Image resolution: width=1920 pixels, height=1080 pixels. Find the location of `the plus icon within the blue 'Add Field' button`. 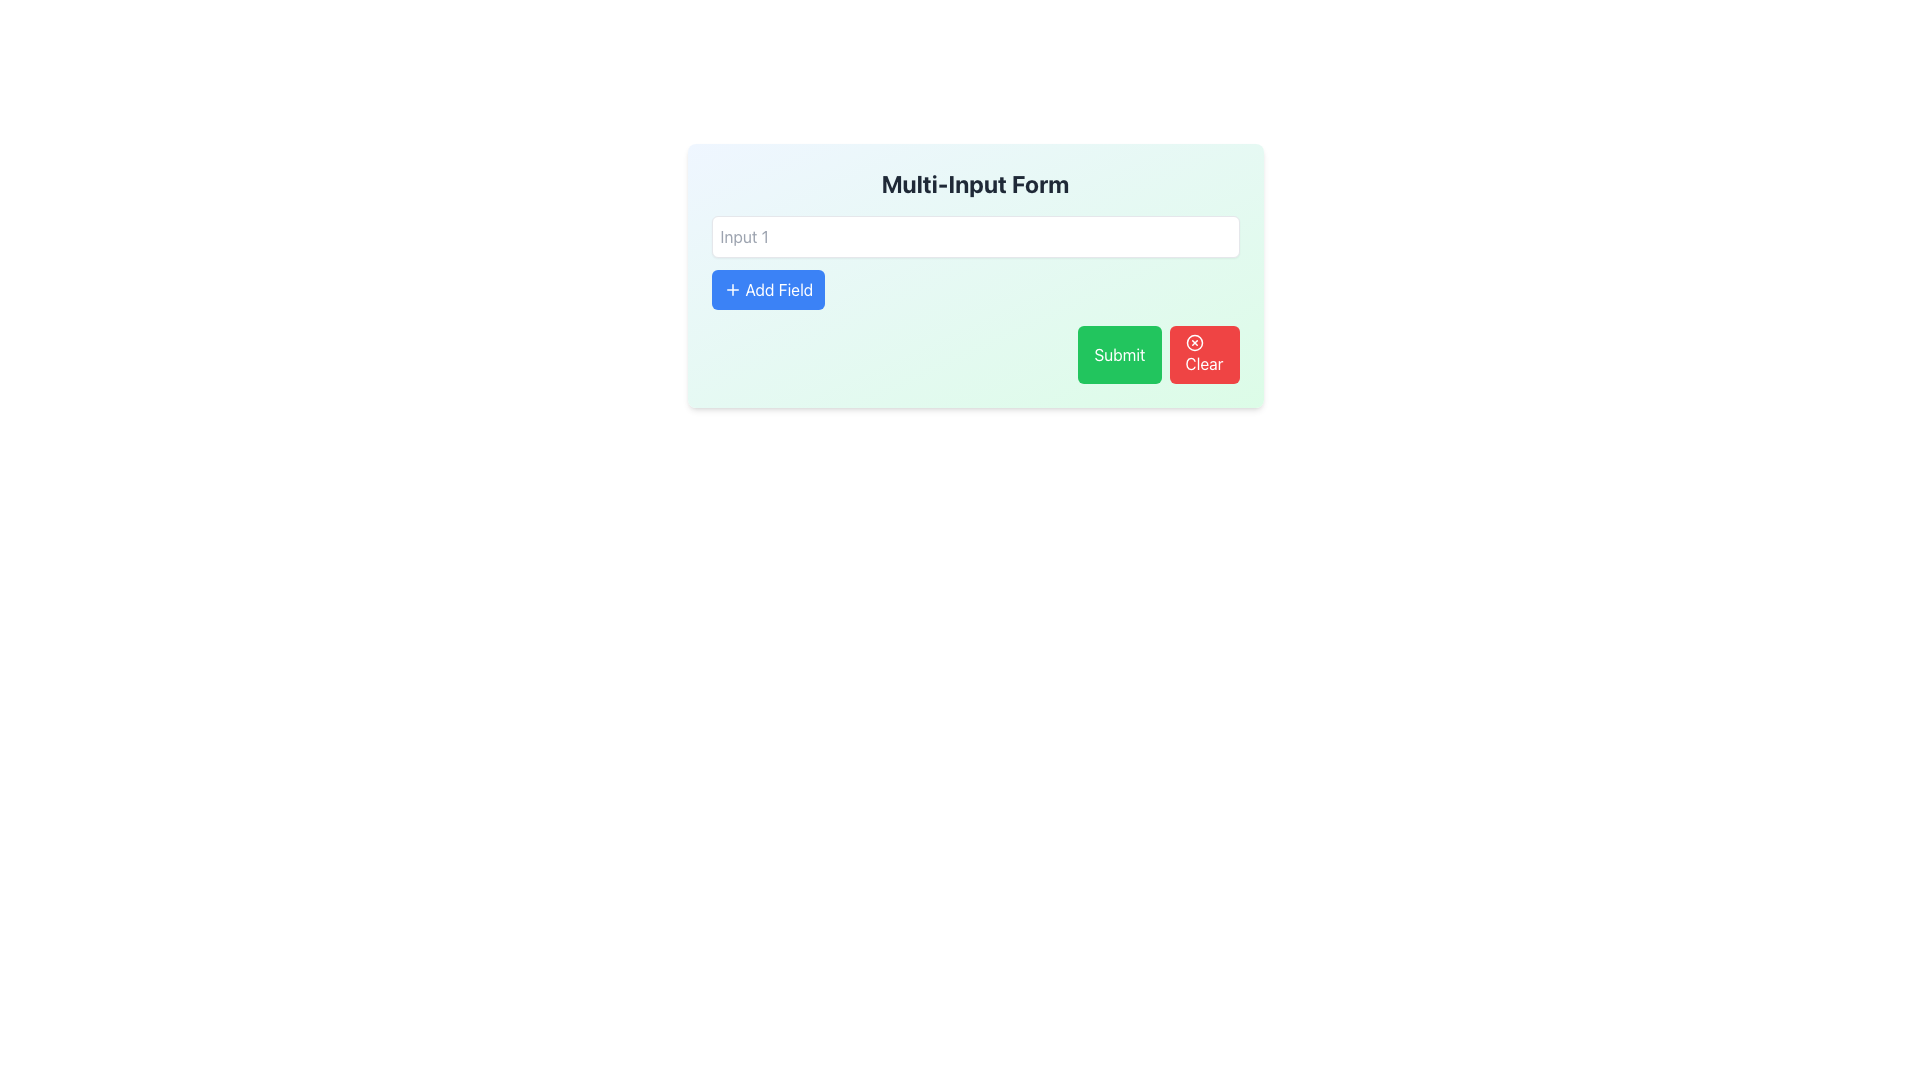

the plus icon within the blue 'Add Field' button is located at coordinates (731, 289).